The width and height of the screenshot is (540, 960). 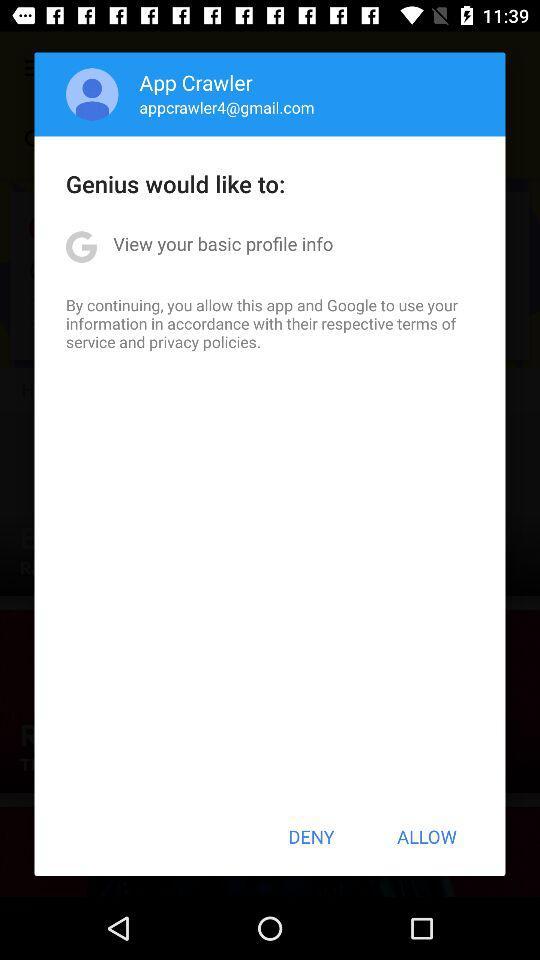 What do you see at coordinates (311, 836) in the screenshot?
I see `the item at the bottom` at bounding box center [311, 836].